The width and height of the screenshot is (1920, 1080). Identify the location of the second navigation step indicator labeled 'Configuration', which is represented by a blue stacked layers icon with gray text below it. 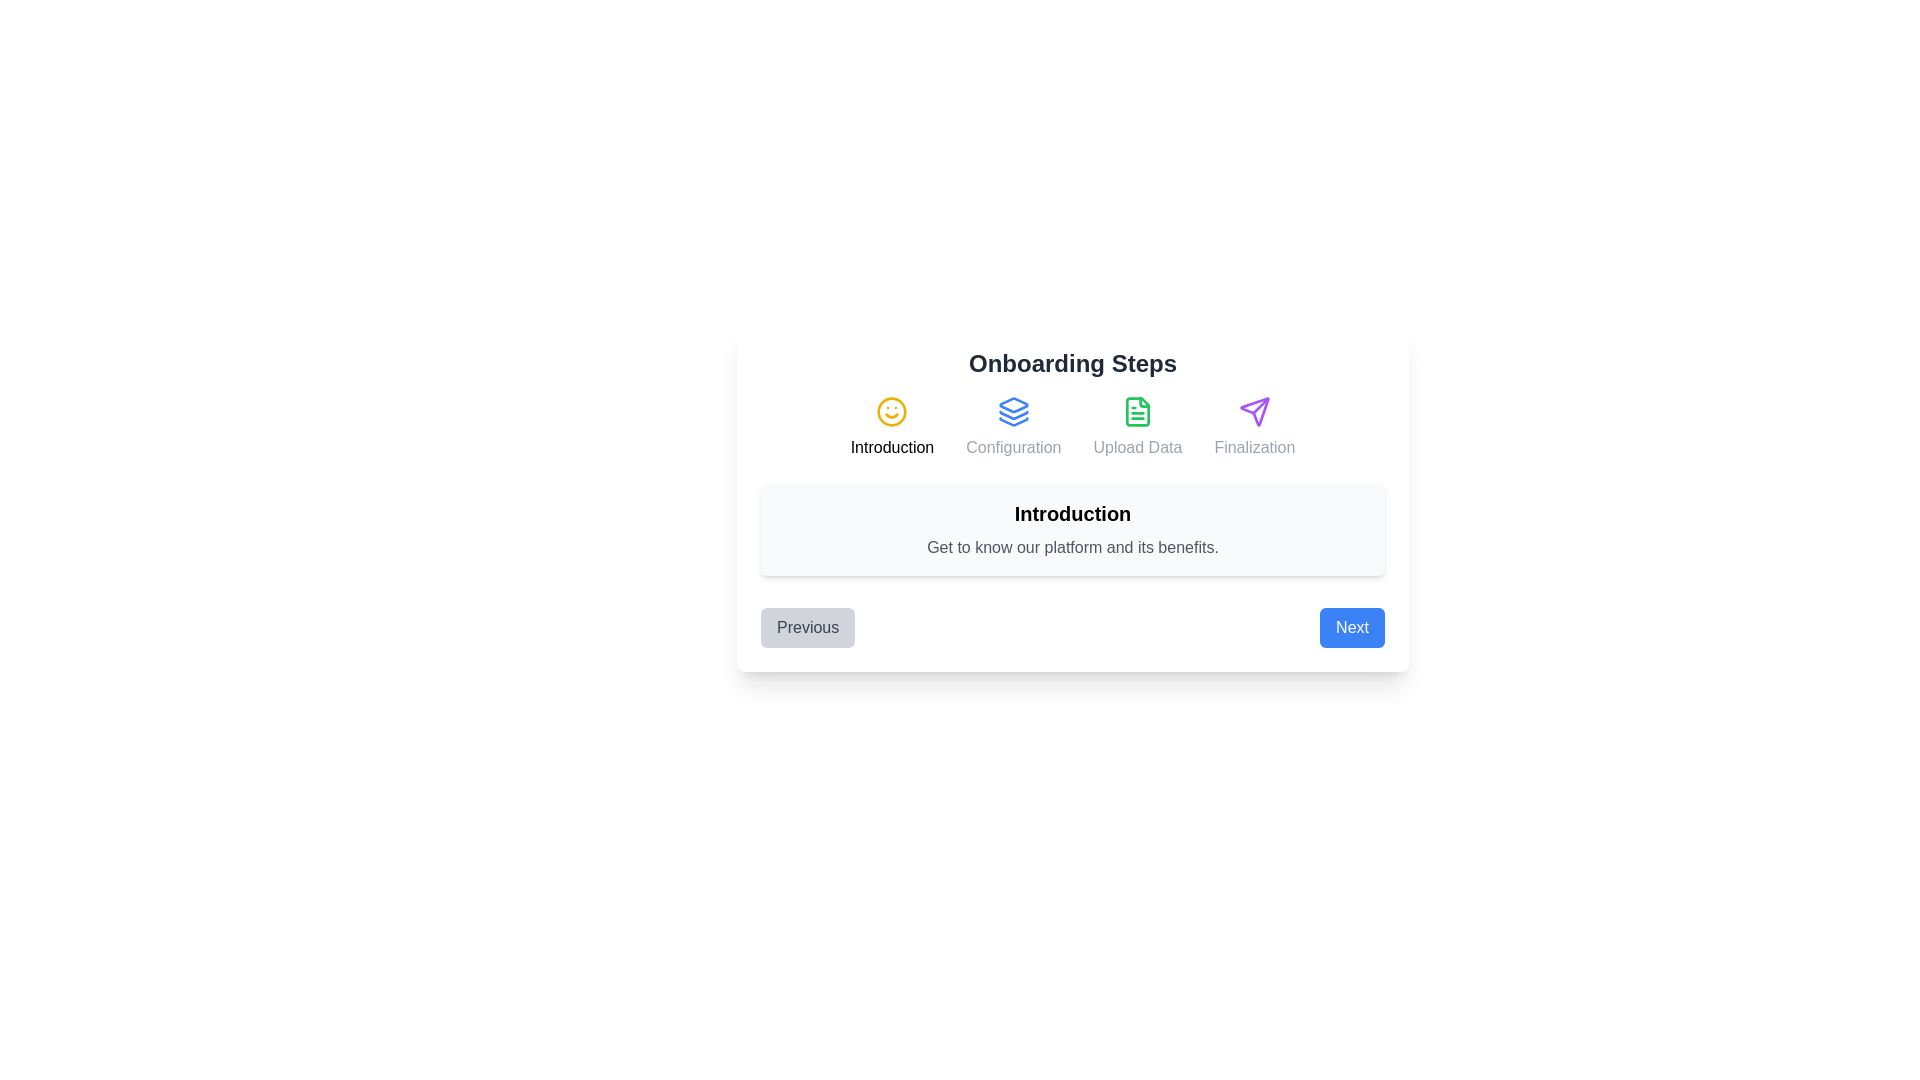
(1013, 427).